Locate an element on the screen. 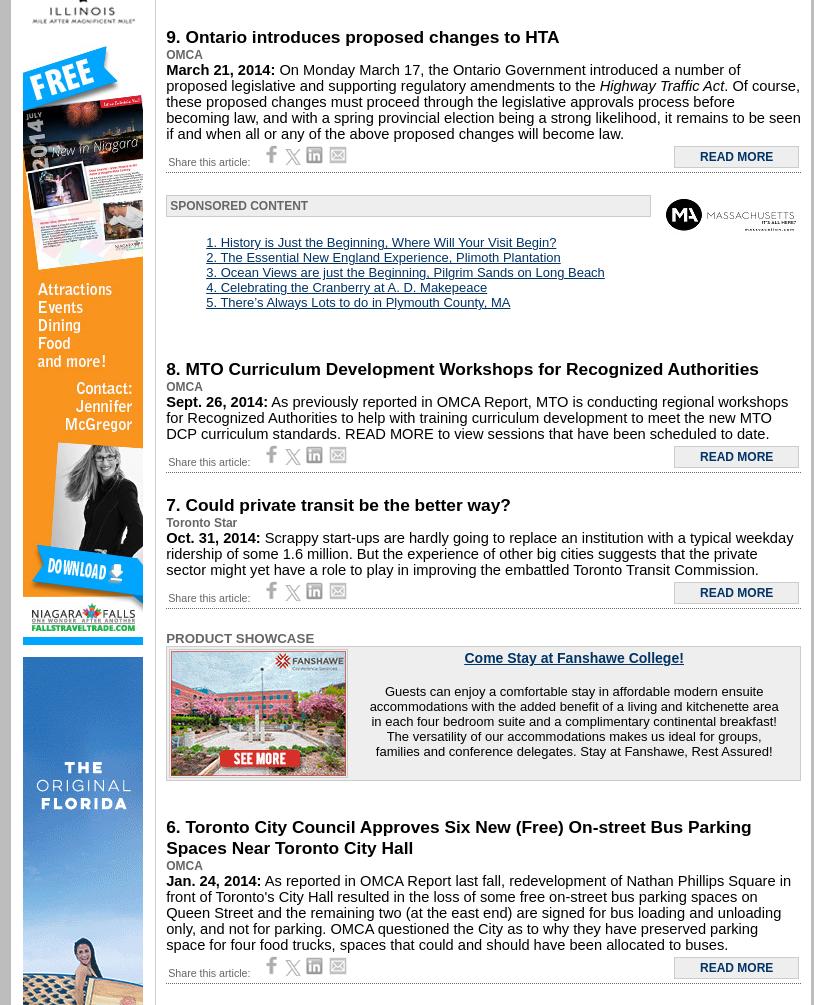 The height and width of the screenshot is (1005, 814). 'SPONSORED CONTENT' is located at coordinates (168, 205).